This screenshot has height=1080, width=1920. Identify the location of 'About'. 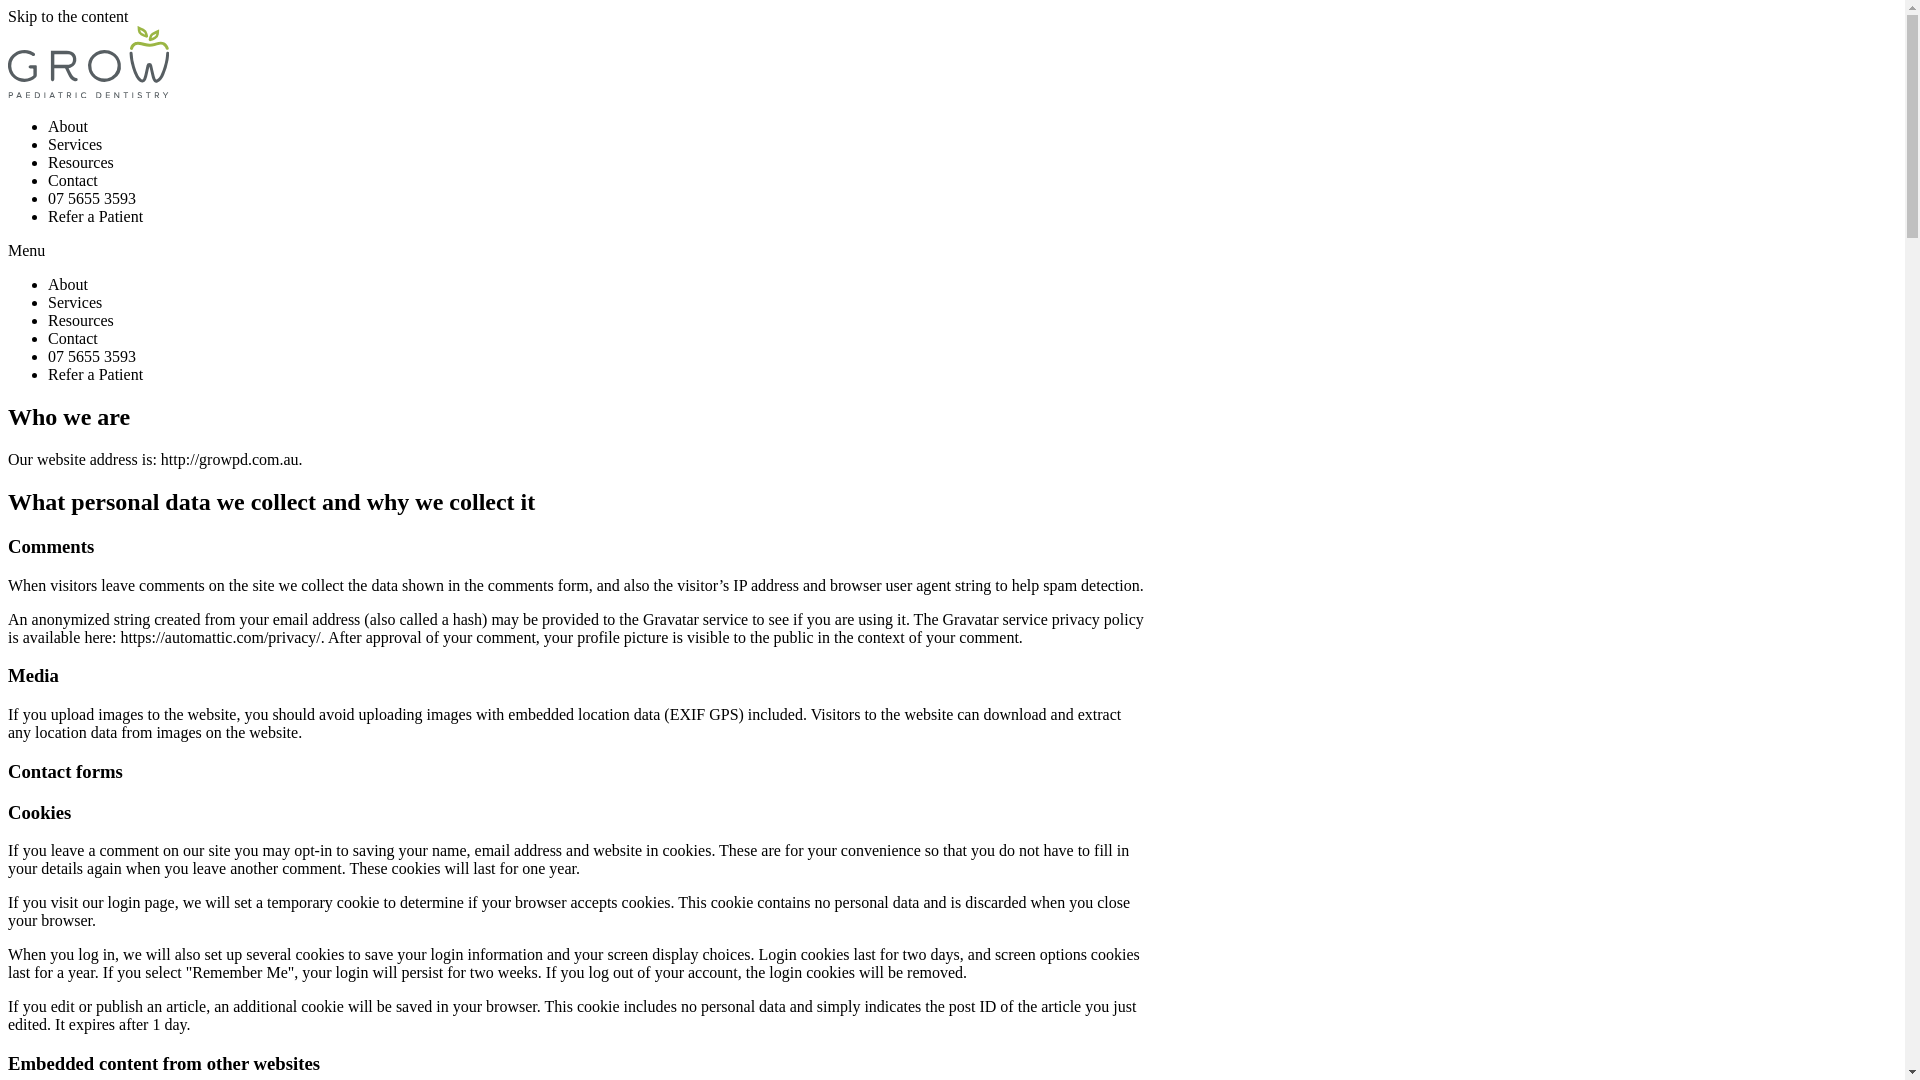
(67, 126).